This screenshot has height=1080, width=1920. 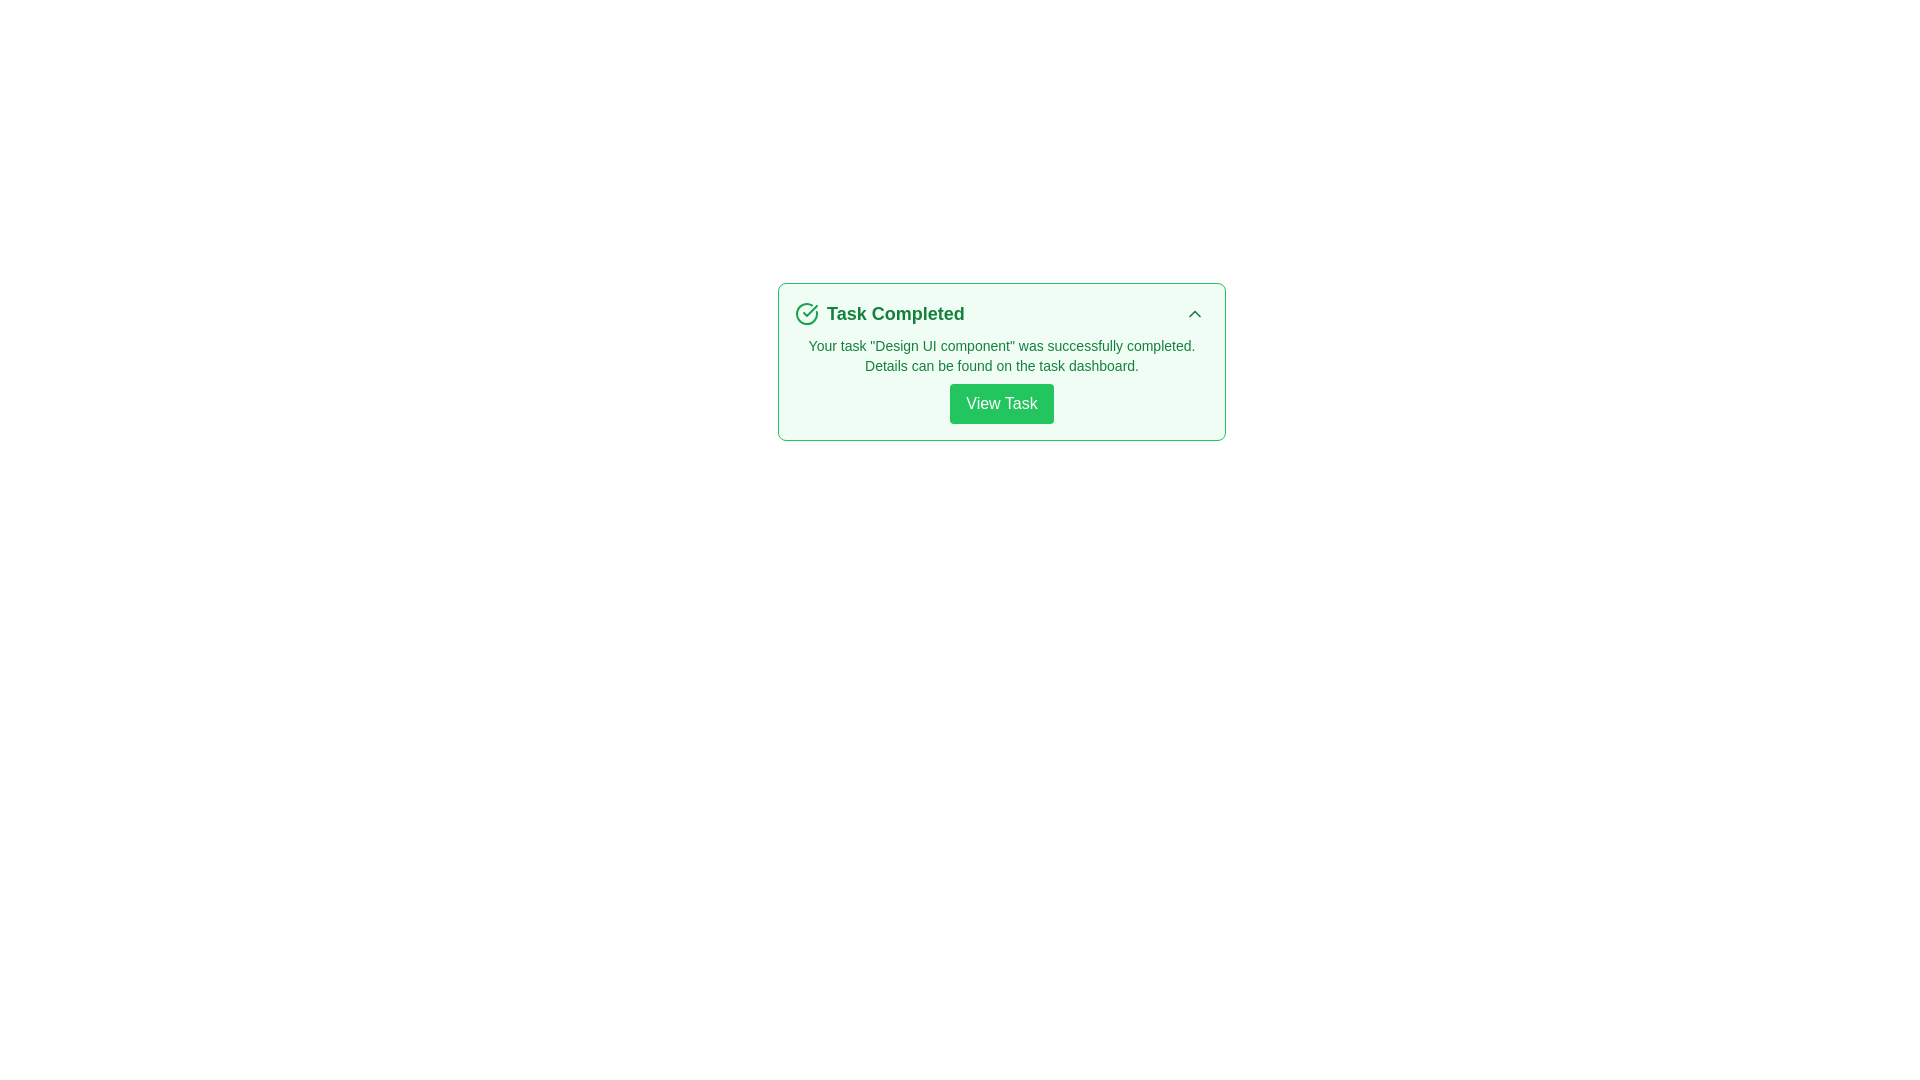 I want to click on the static text notification about task completion, located below the 'Task Completed' header in the bordered green notification card, so click(x=1002, y=380).